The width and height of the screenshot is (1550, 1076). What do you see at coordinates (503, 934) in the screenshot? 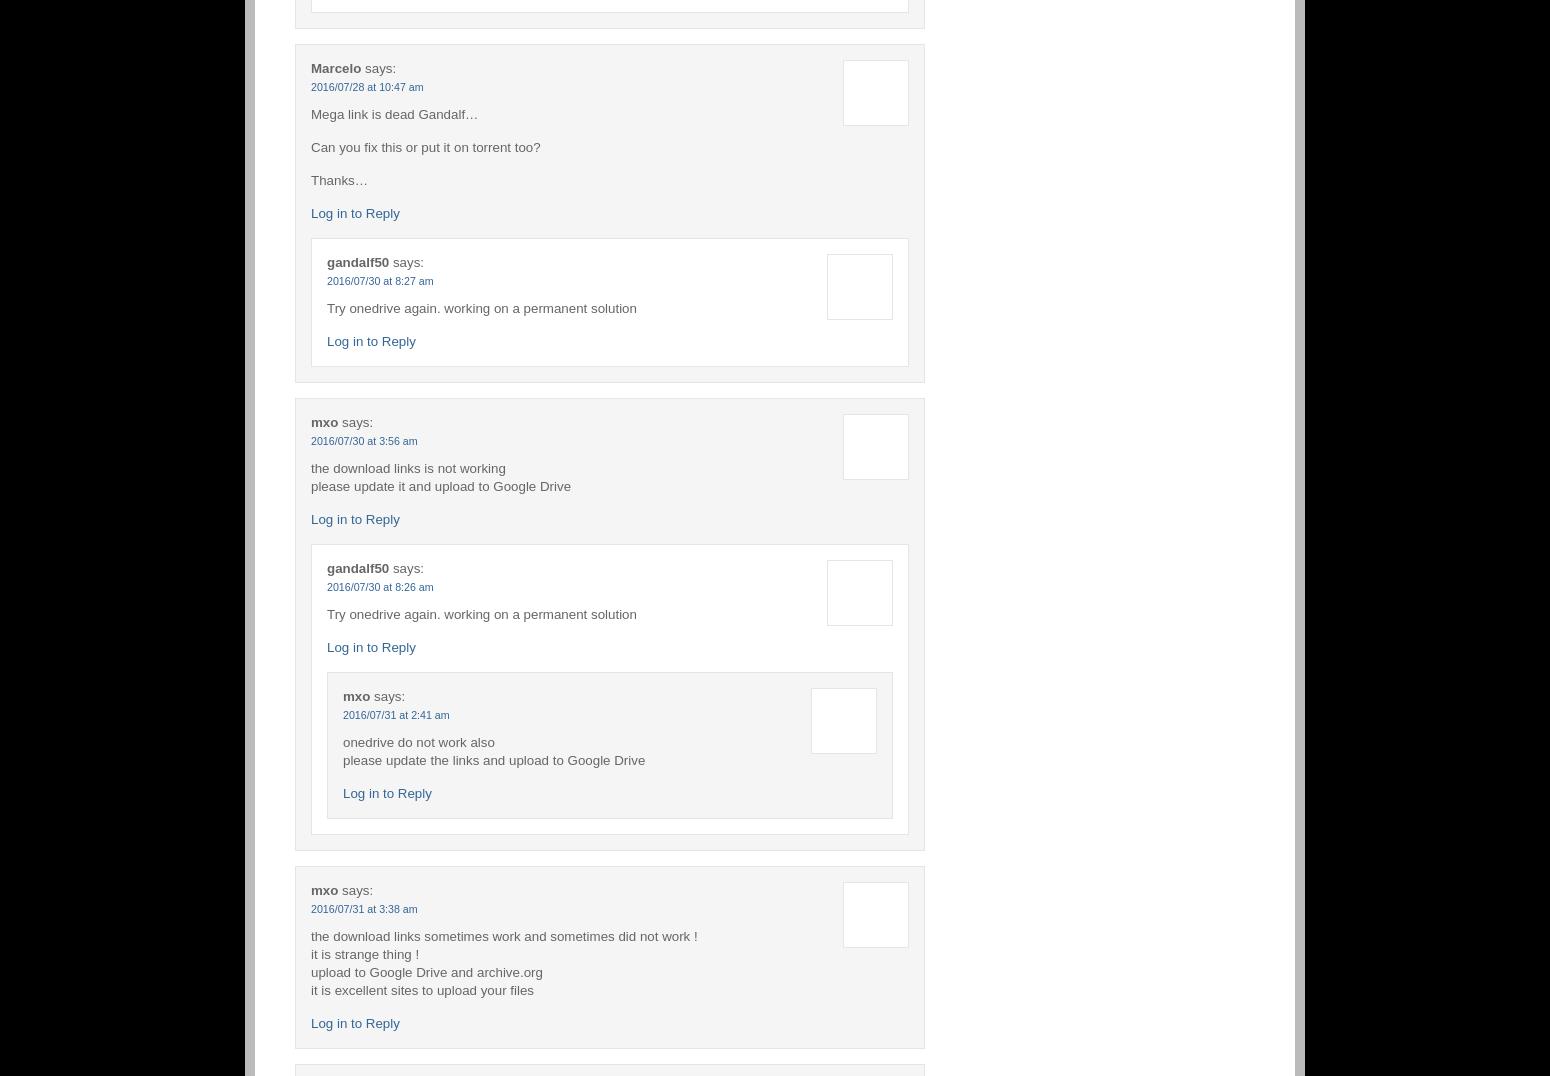
I see `'the download links sometimes work and sometimes did not work !'` at bounding box center [503, 934].